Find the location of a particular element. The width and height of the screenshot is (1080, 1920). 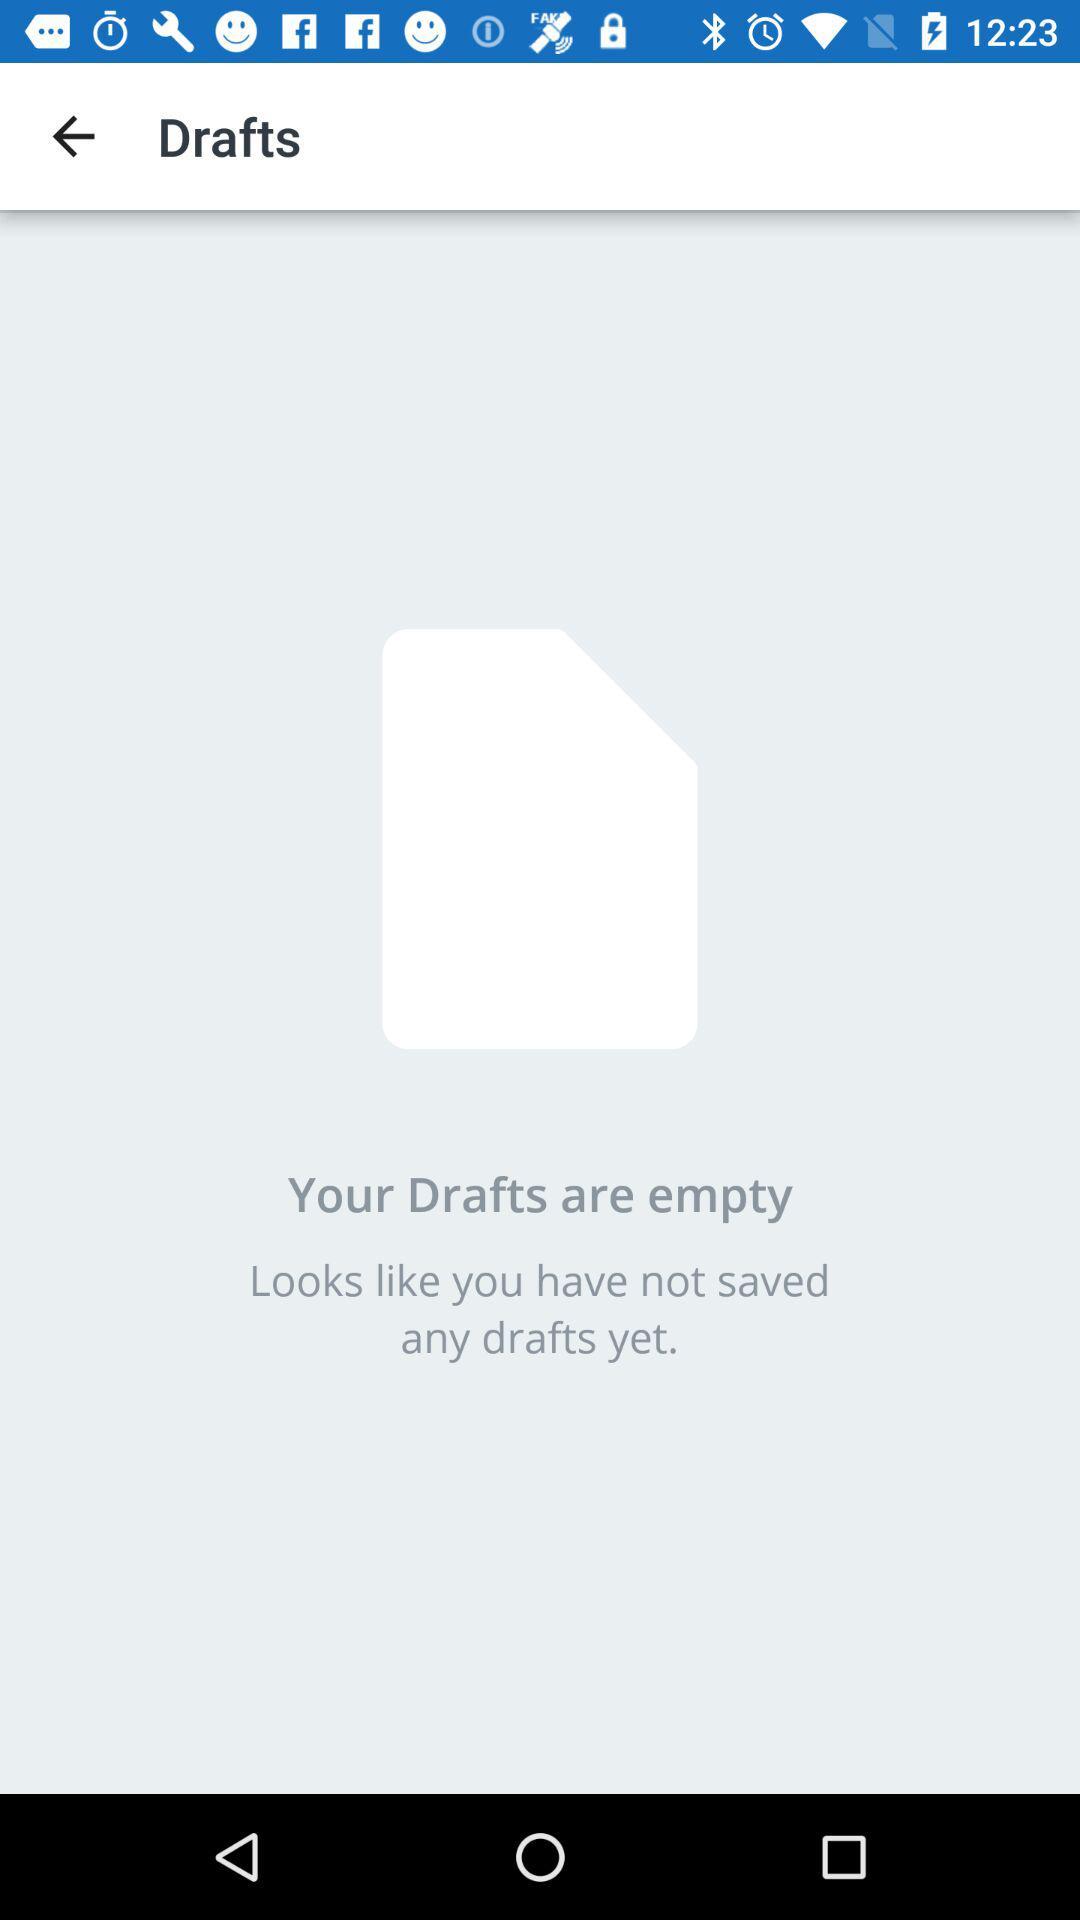

the item next to drafts icon is located at coordinates (72, 135).